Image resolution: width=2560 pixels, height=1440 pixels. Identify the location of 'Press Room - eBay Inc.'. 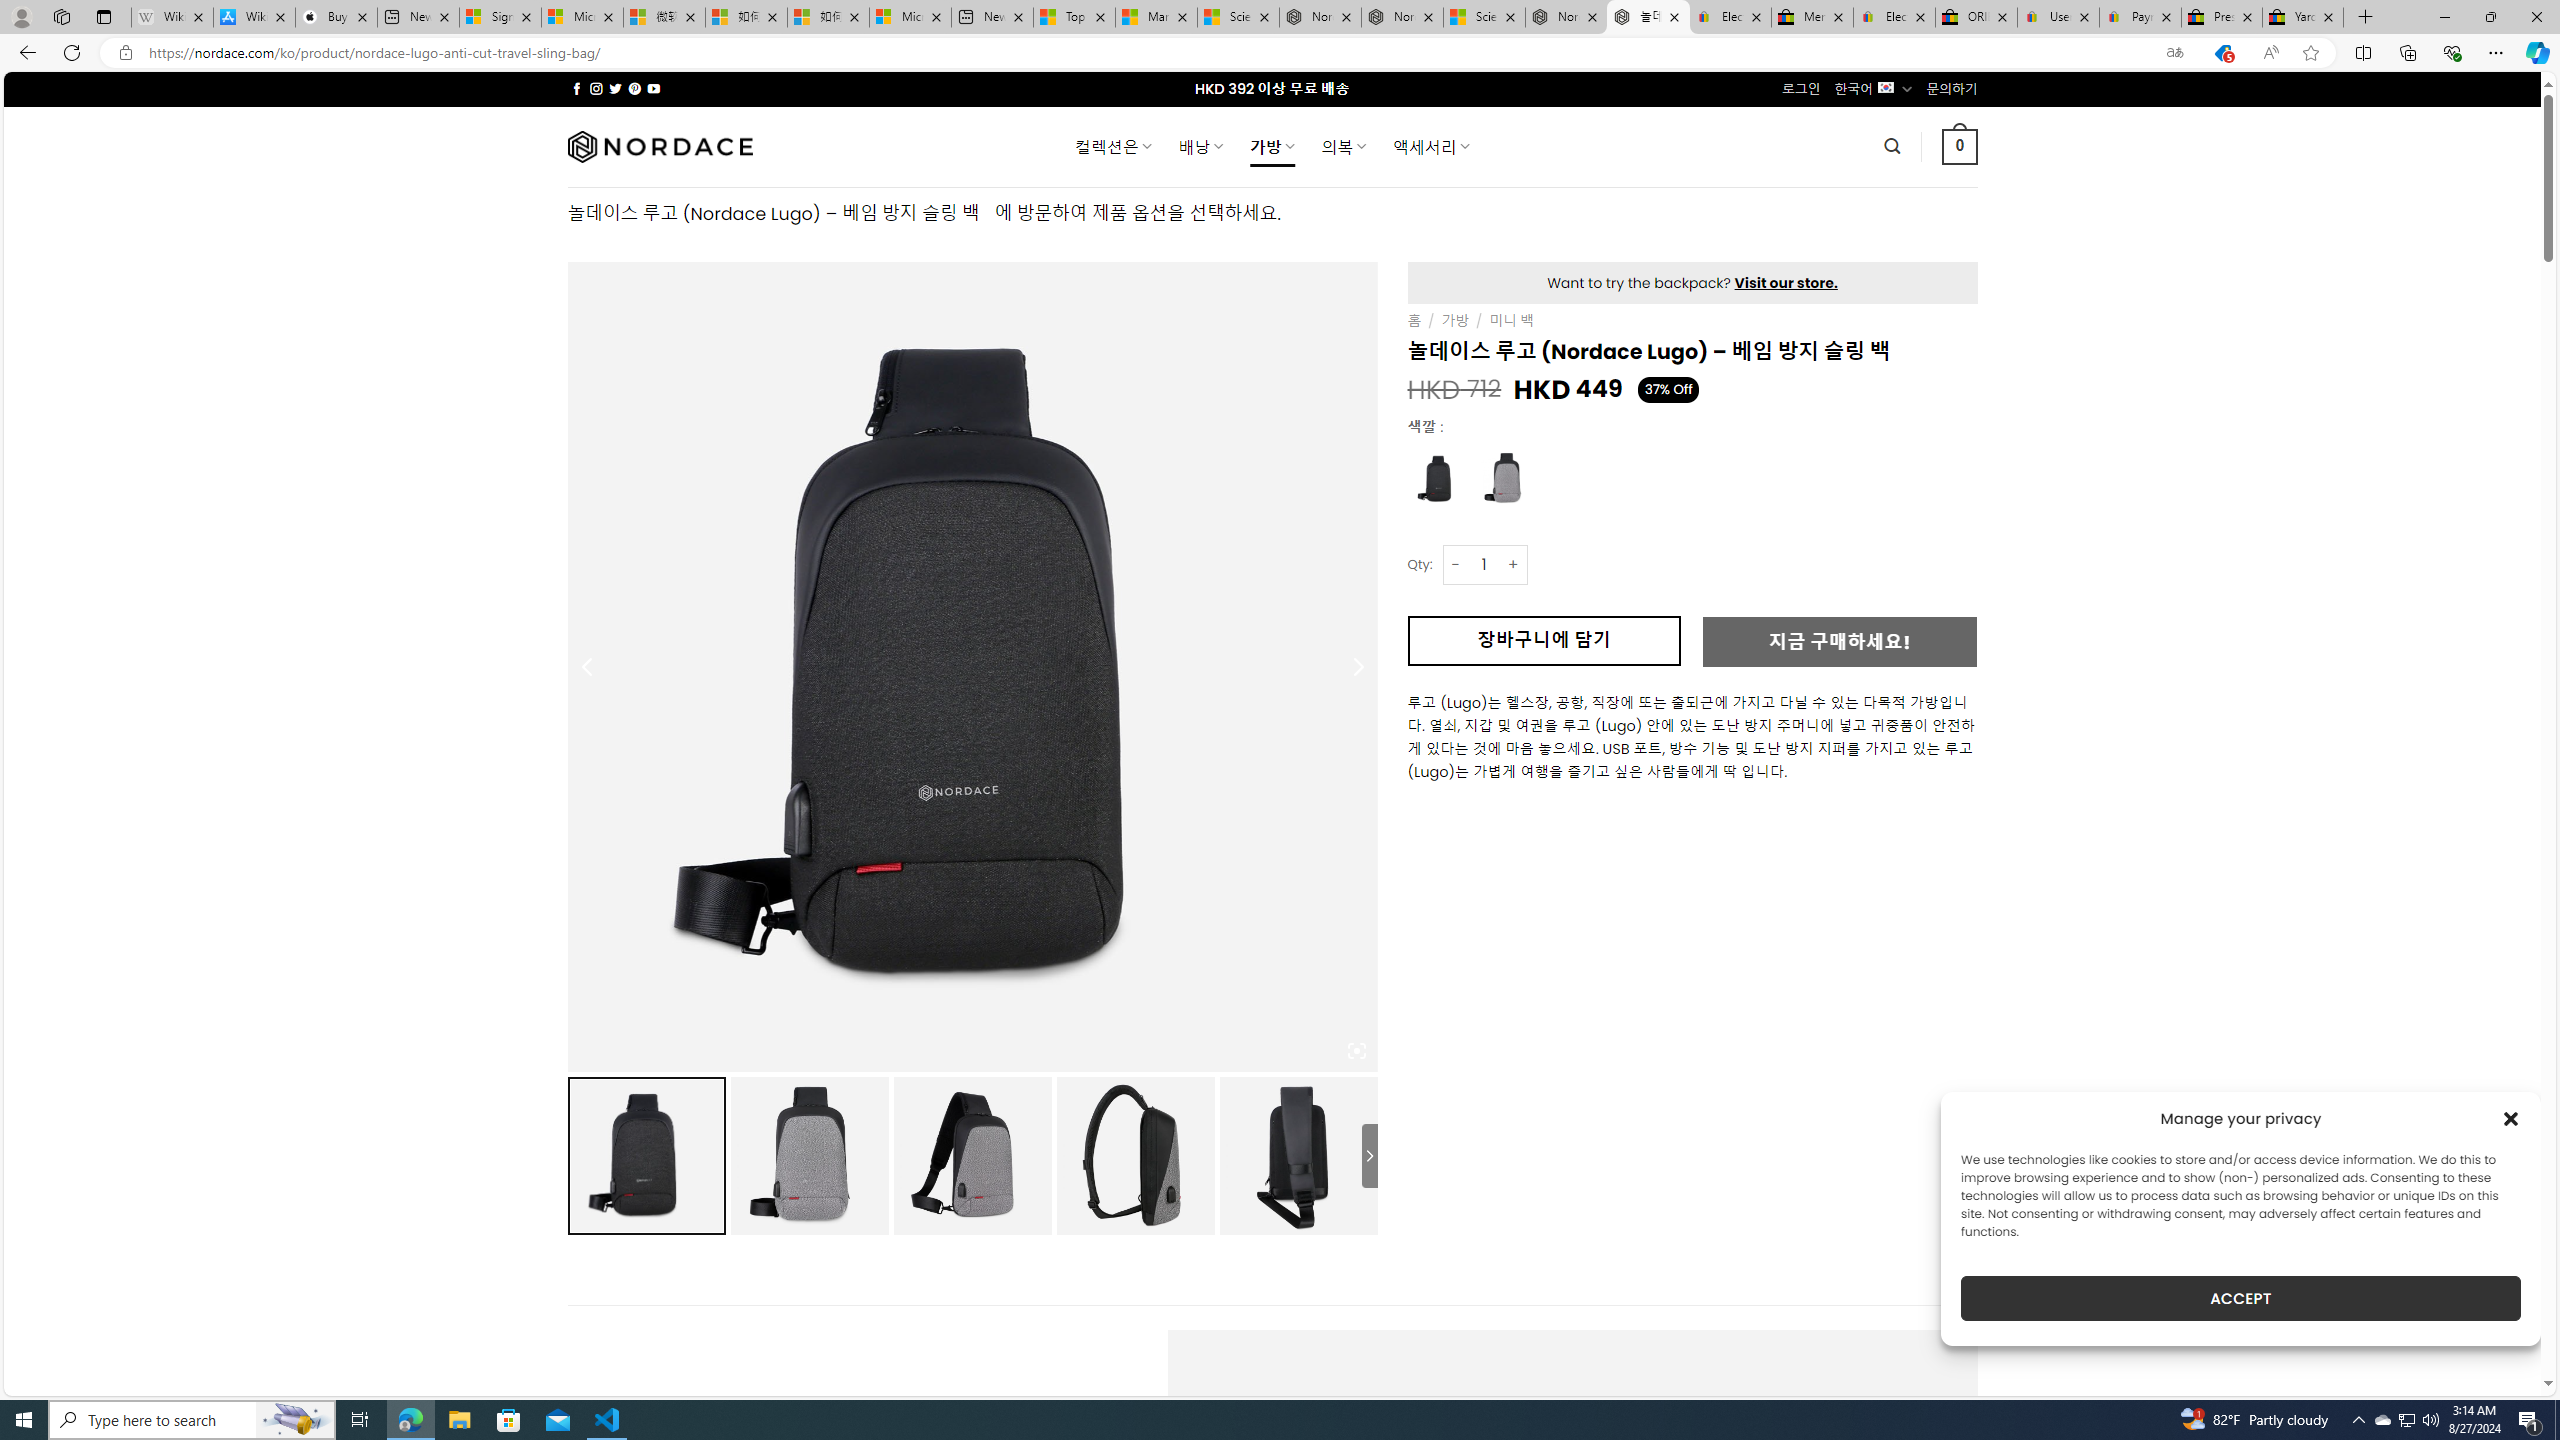
(2221, 16).